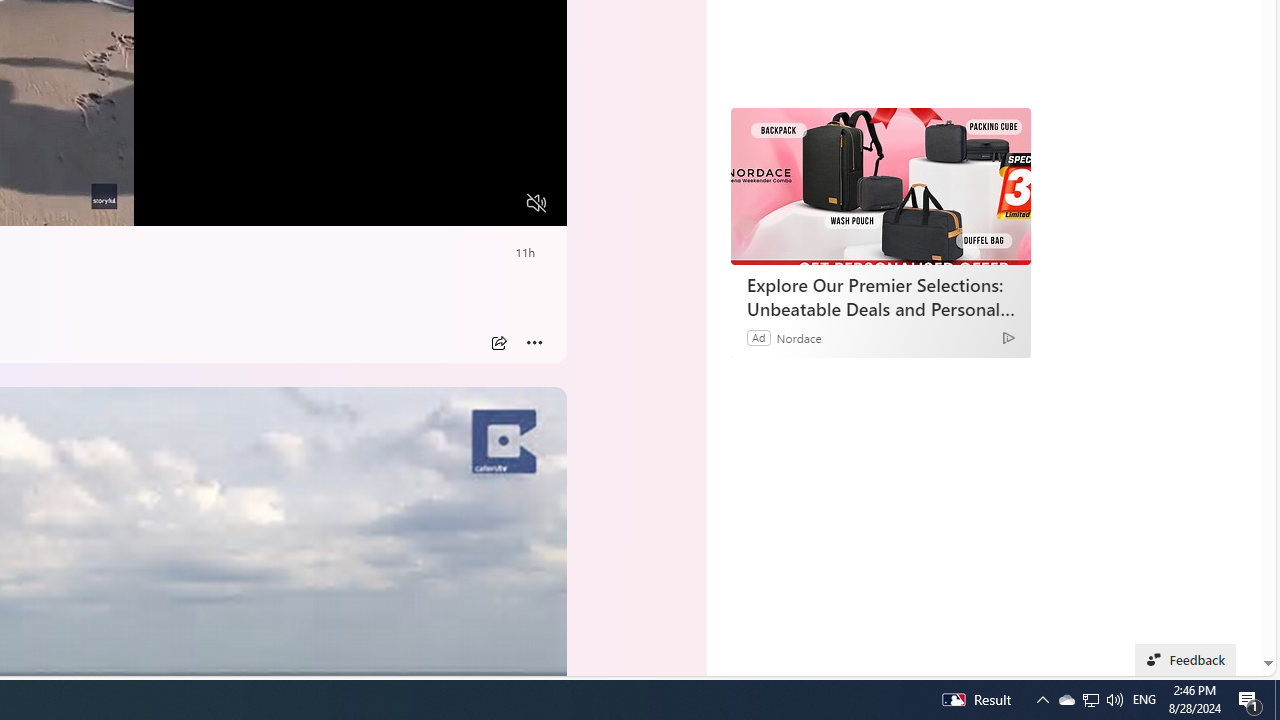 The height and width of the screenshot is (720, 1280). What do you see at coordinates (1185, 659) in the screenshot?
I see `'Feedback'` at bounding box center [1185, 659].